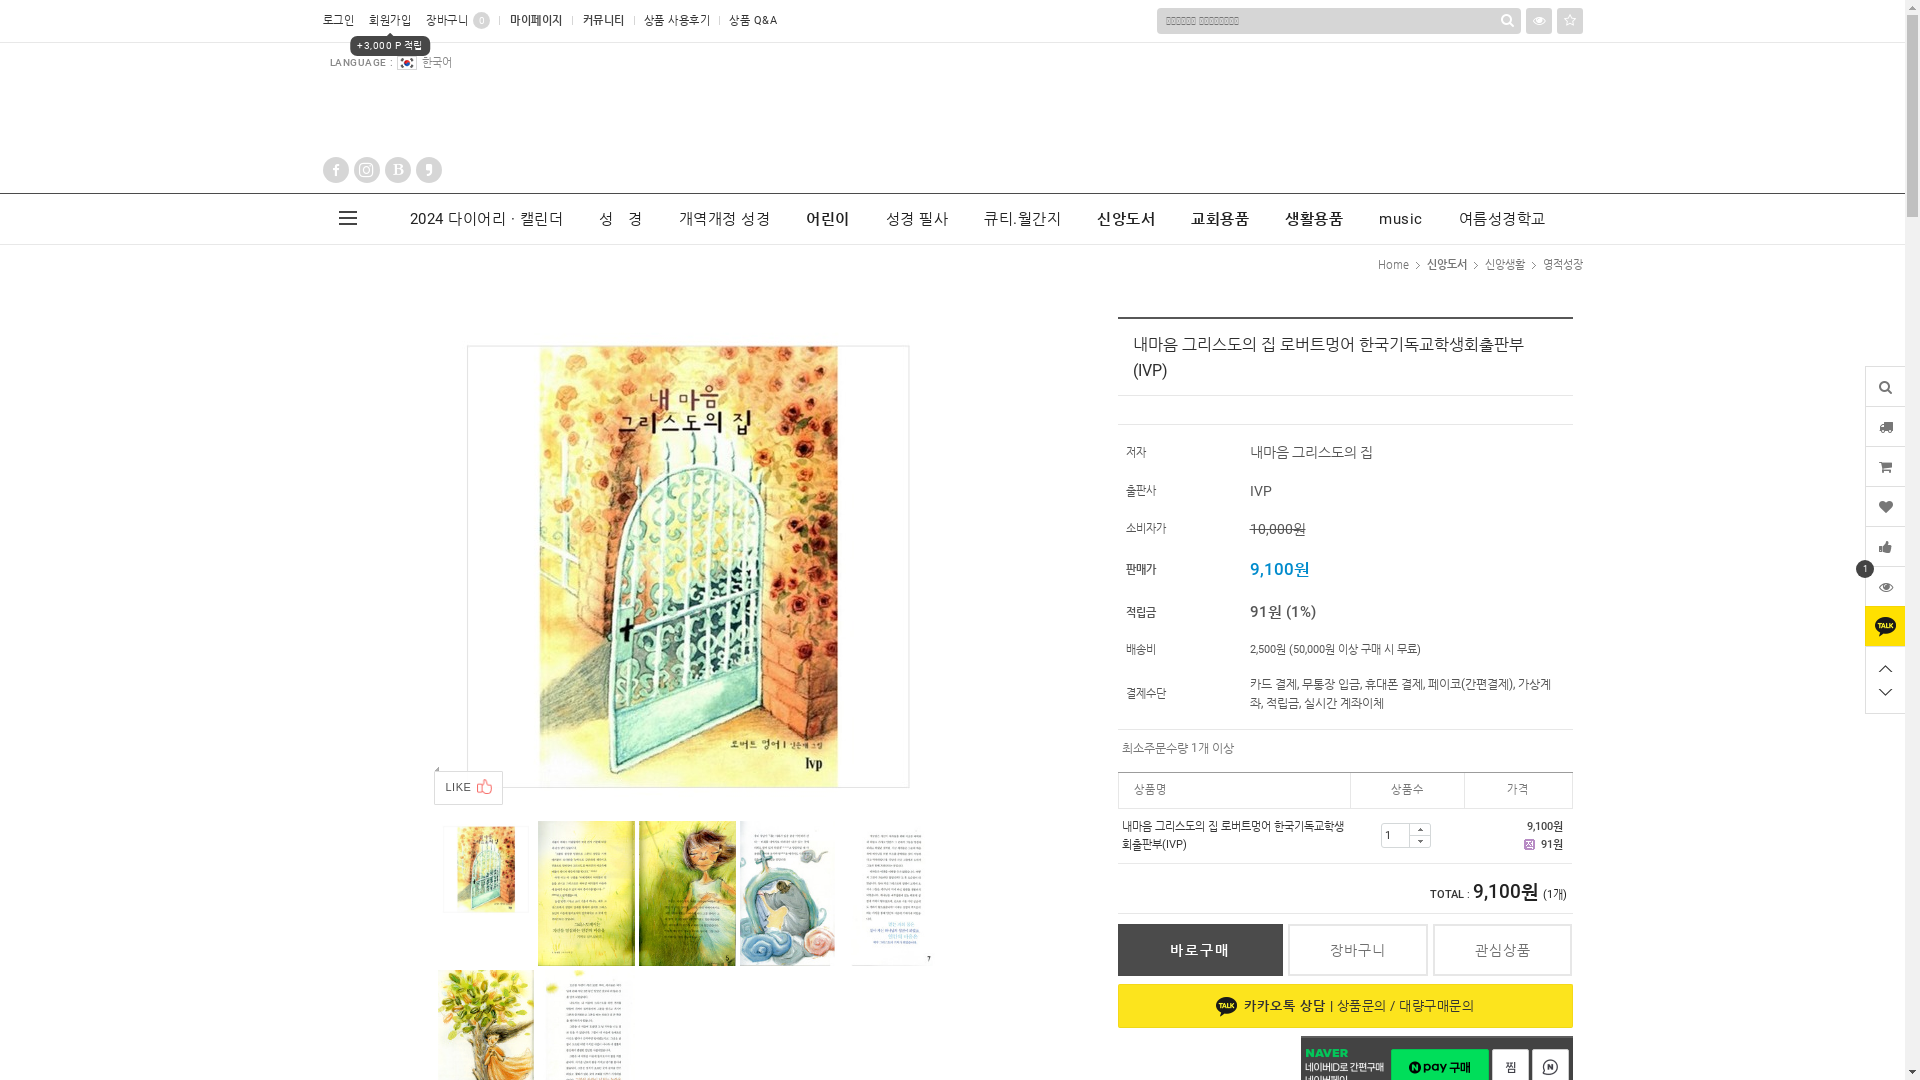 This screenshot has height=1080, width=1920. Describe the element at coordinates (1884, 585) in the screenshot. I see `'1'` at that location.